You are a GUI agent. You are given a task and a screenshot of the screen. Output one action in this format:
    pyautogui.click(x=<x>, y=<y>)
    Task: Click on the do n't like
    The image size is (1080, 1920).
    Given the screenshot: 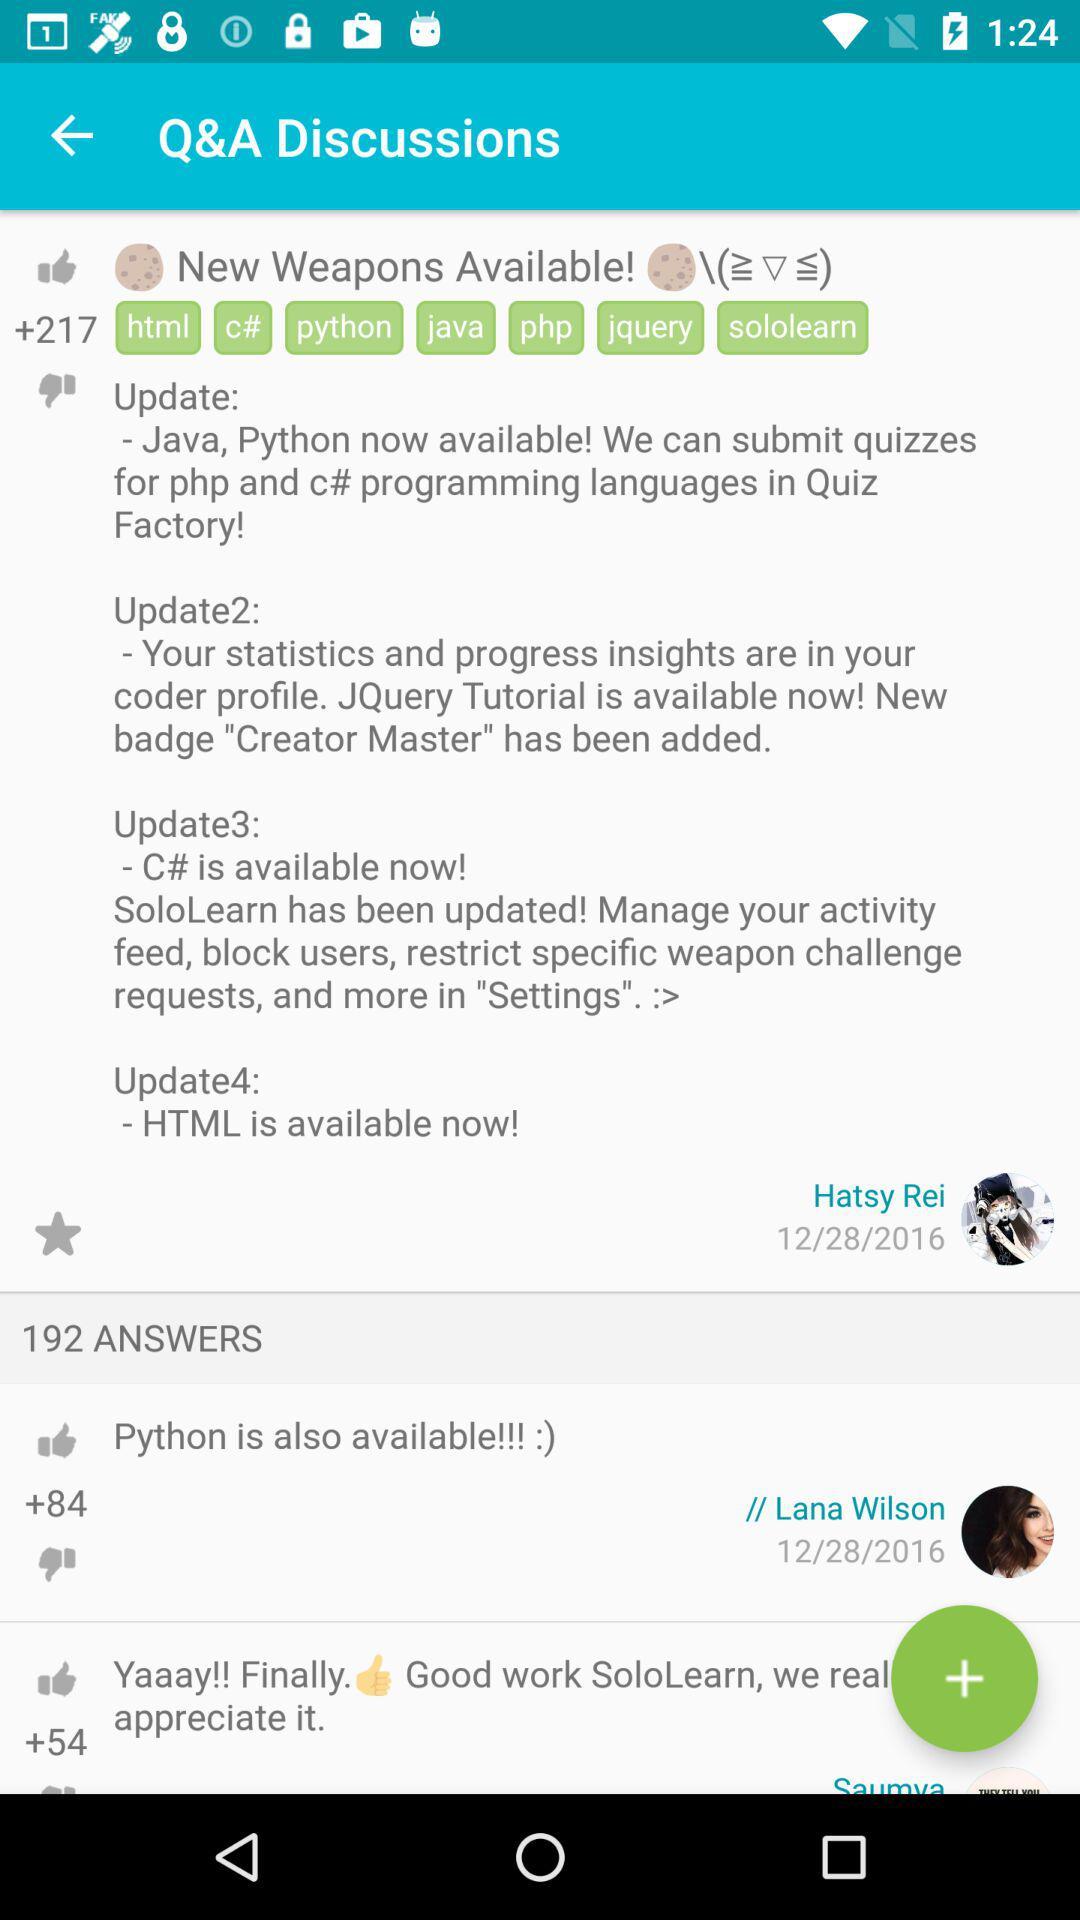 What is the action you would take?
    pyautogui.click(x=55, y=1563)
    